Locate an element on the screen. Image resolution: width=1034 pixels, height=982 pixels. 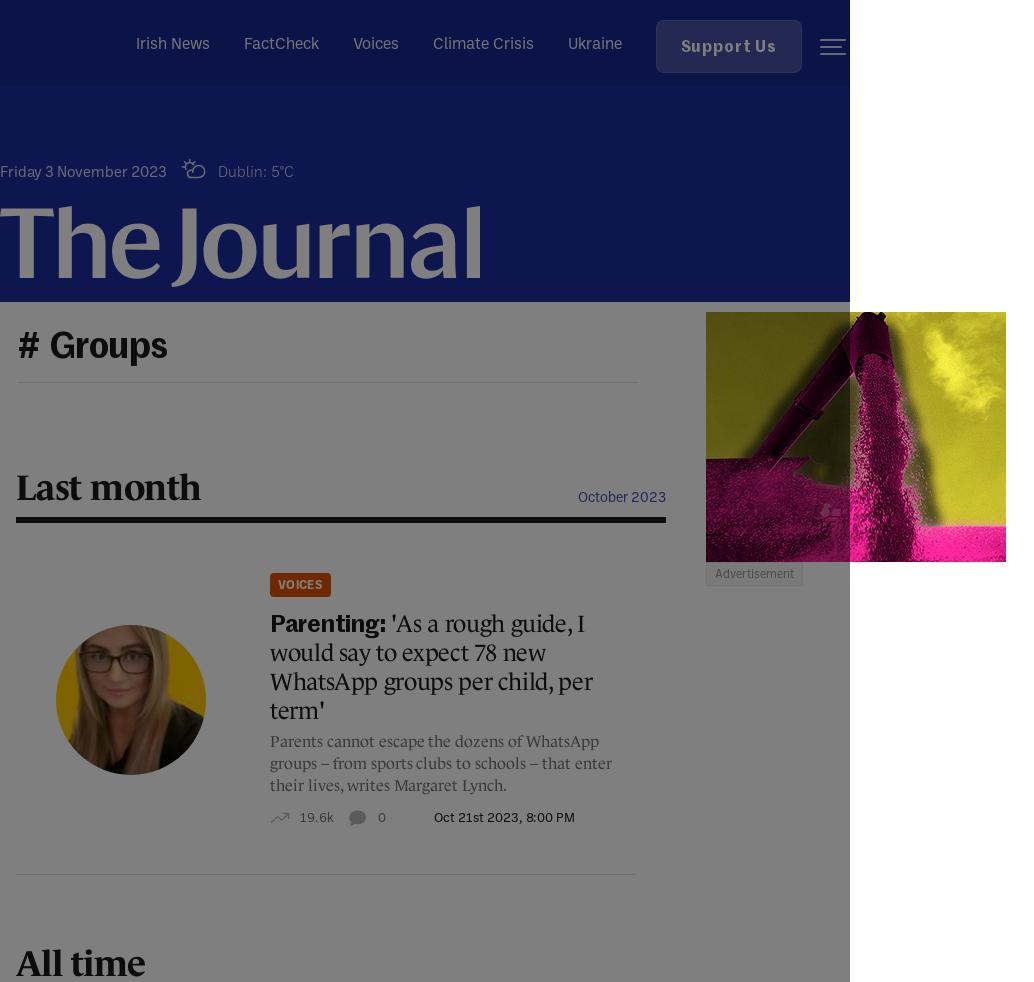
'19.6k' is located at coordinates (315, 817).